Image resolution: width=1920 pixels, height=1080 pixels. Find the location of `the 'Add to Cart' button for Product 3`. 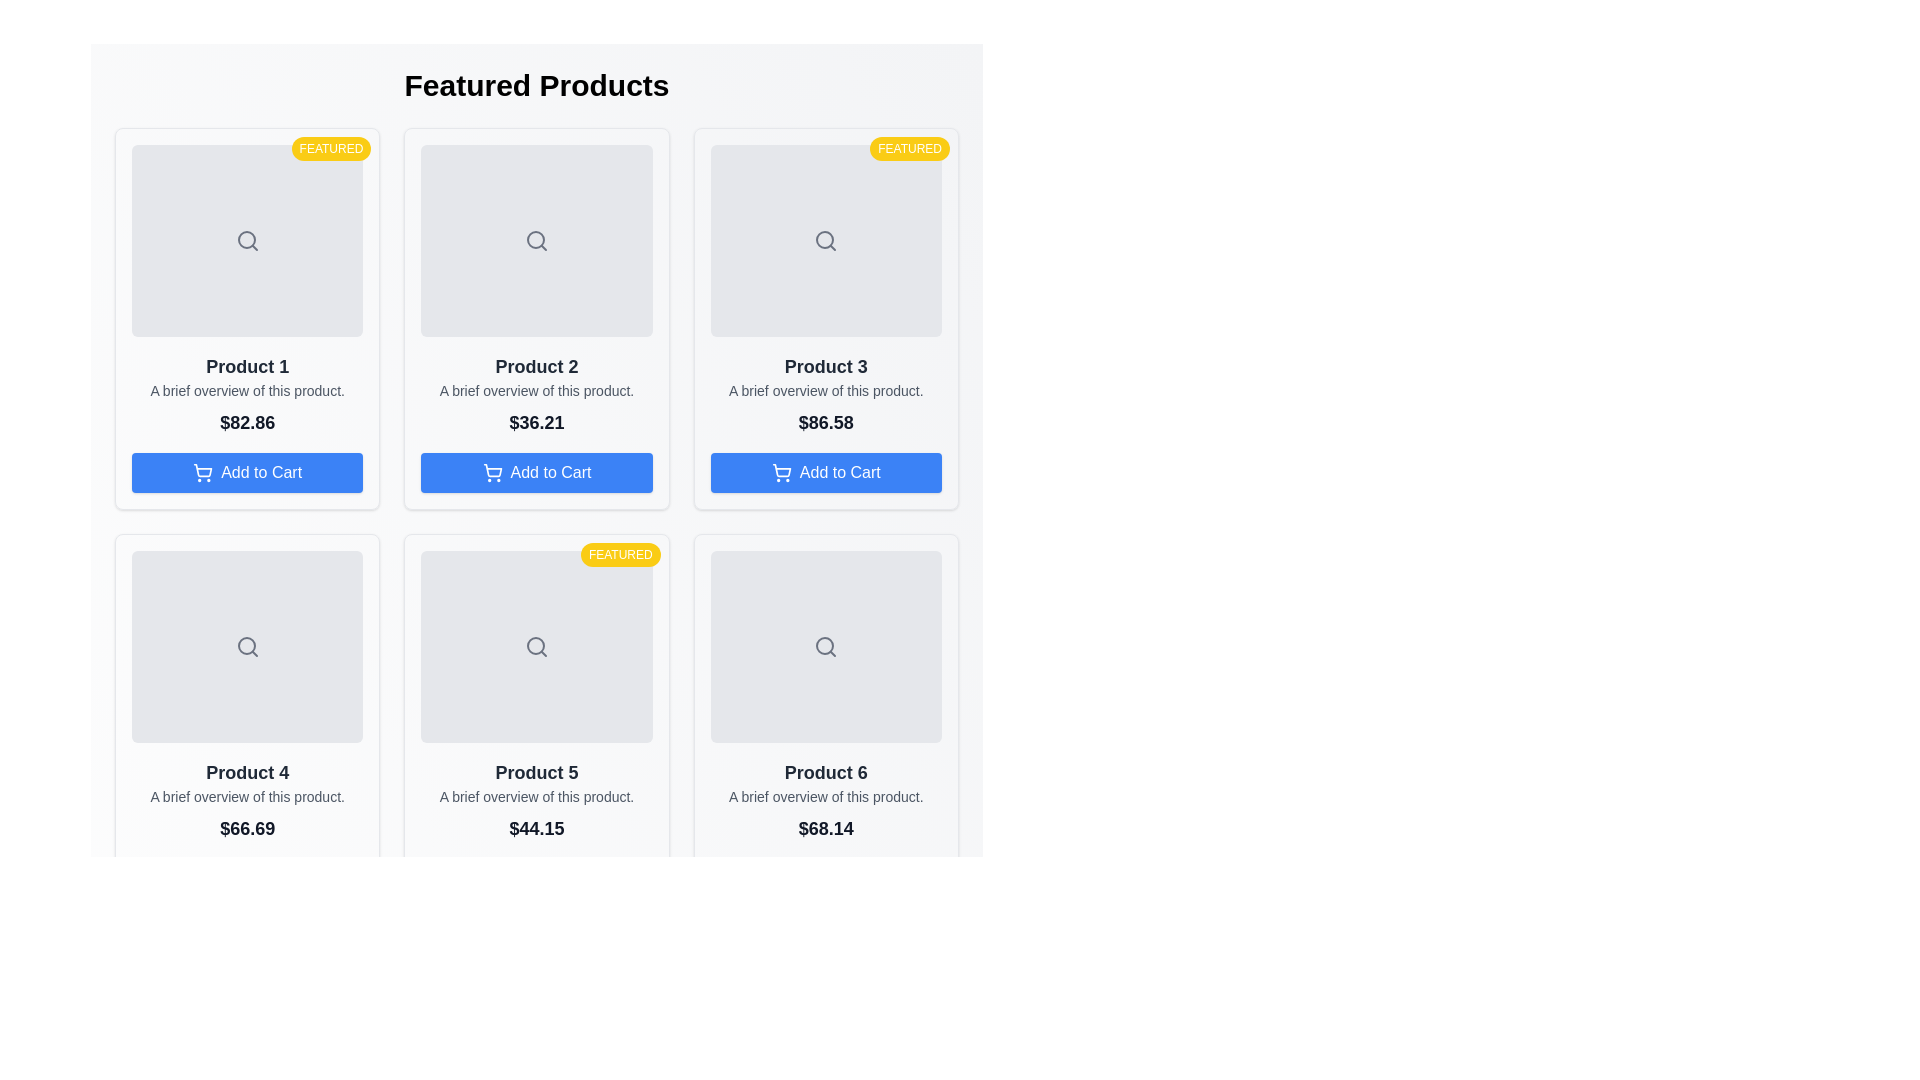

the 'Add to Cart' button for Product 3 is located at coordinates (826, 473).